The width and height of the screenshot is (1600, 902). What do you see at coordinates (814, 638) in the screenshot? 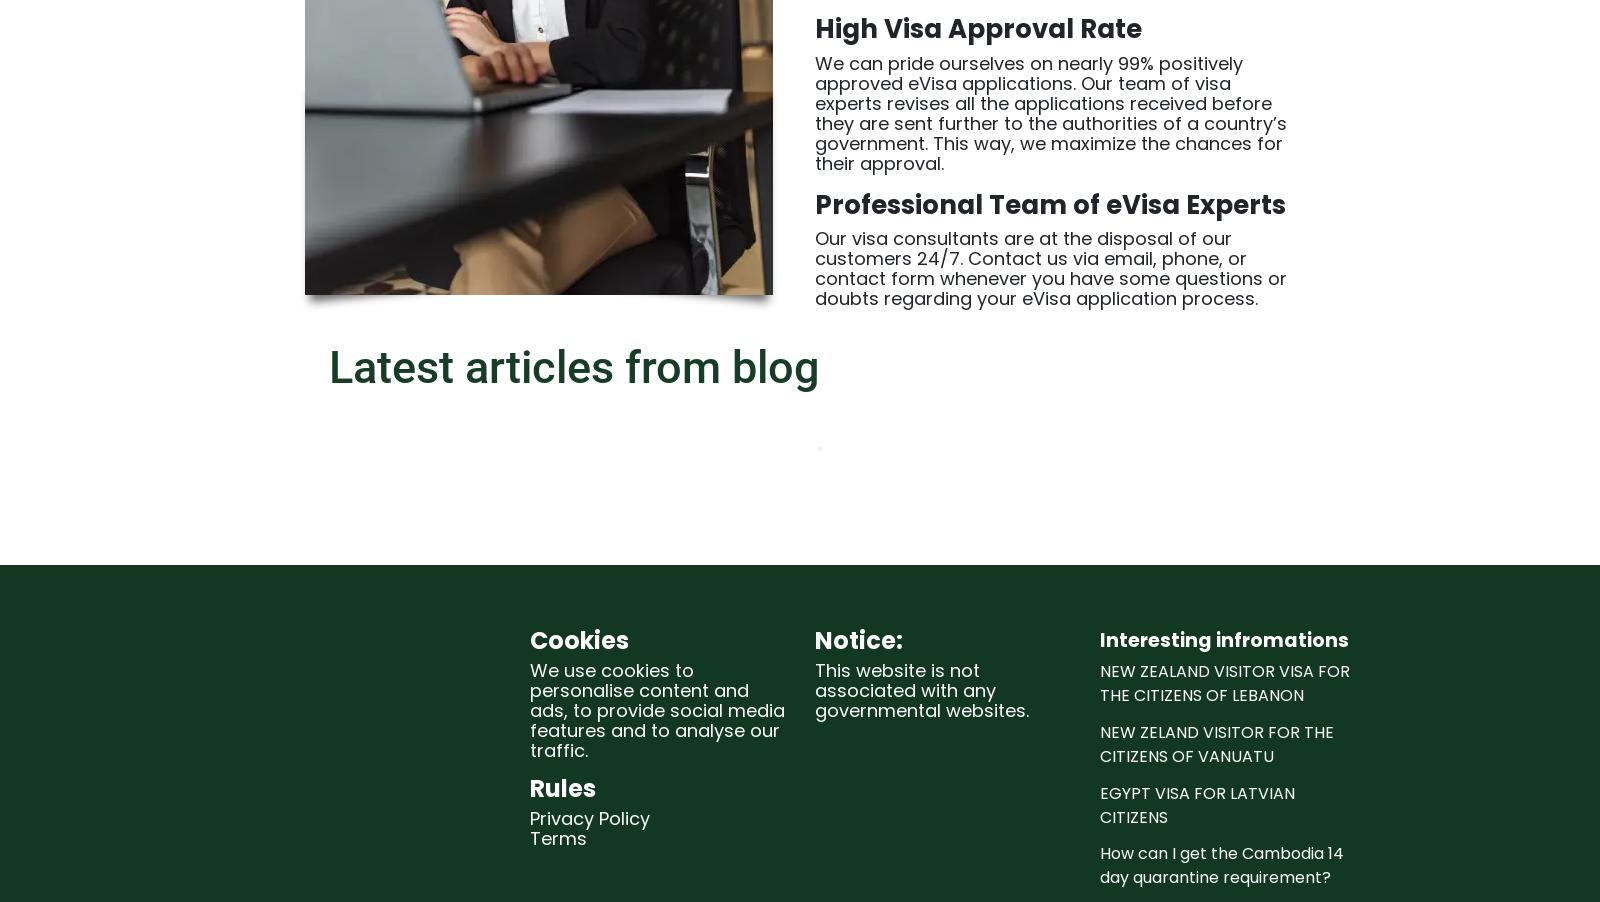
I see `'Notice:'` at bounding box center [814, 638].